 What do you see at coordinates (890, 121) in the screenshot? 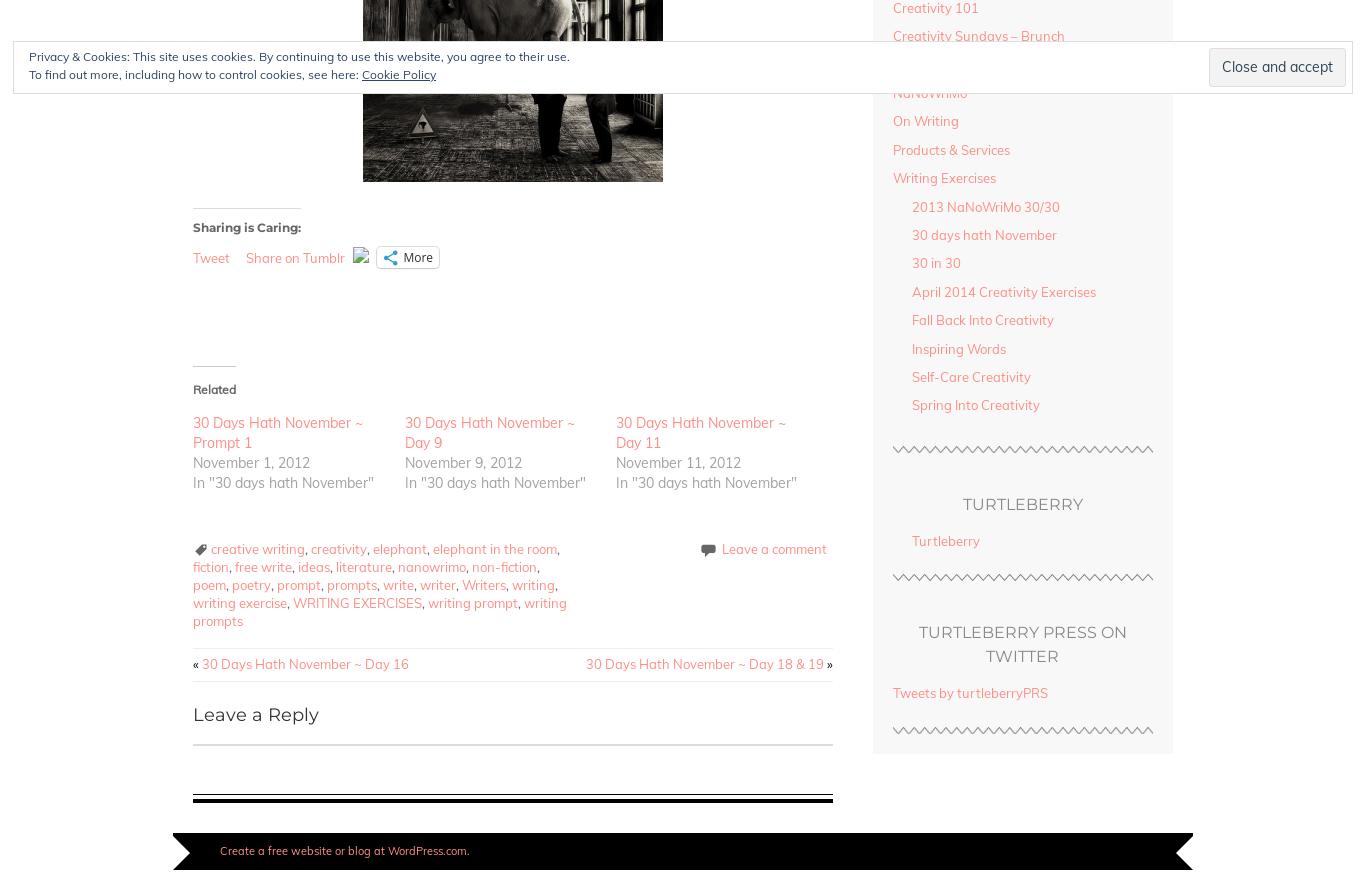
I see `'On Writing'` at bounding box center [890, 121].